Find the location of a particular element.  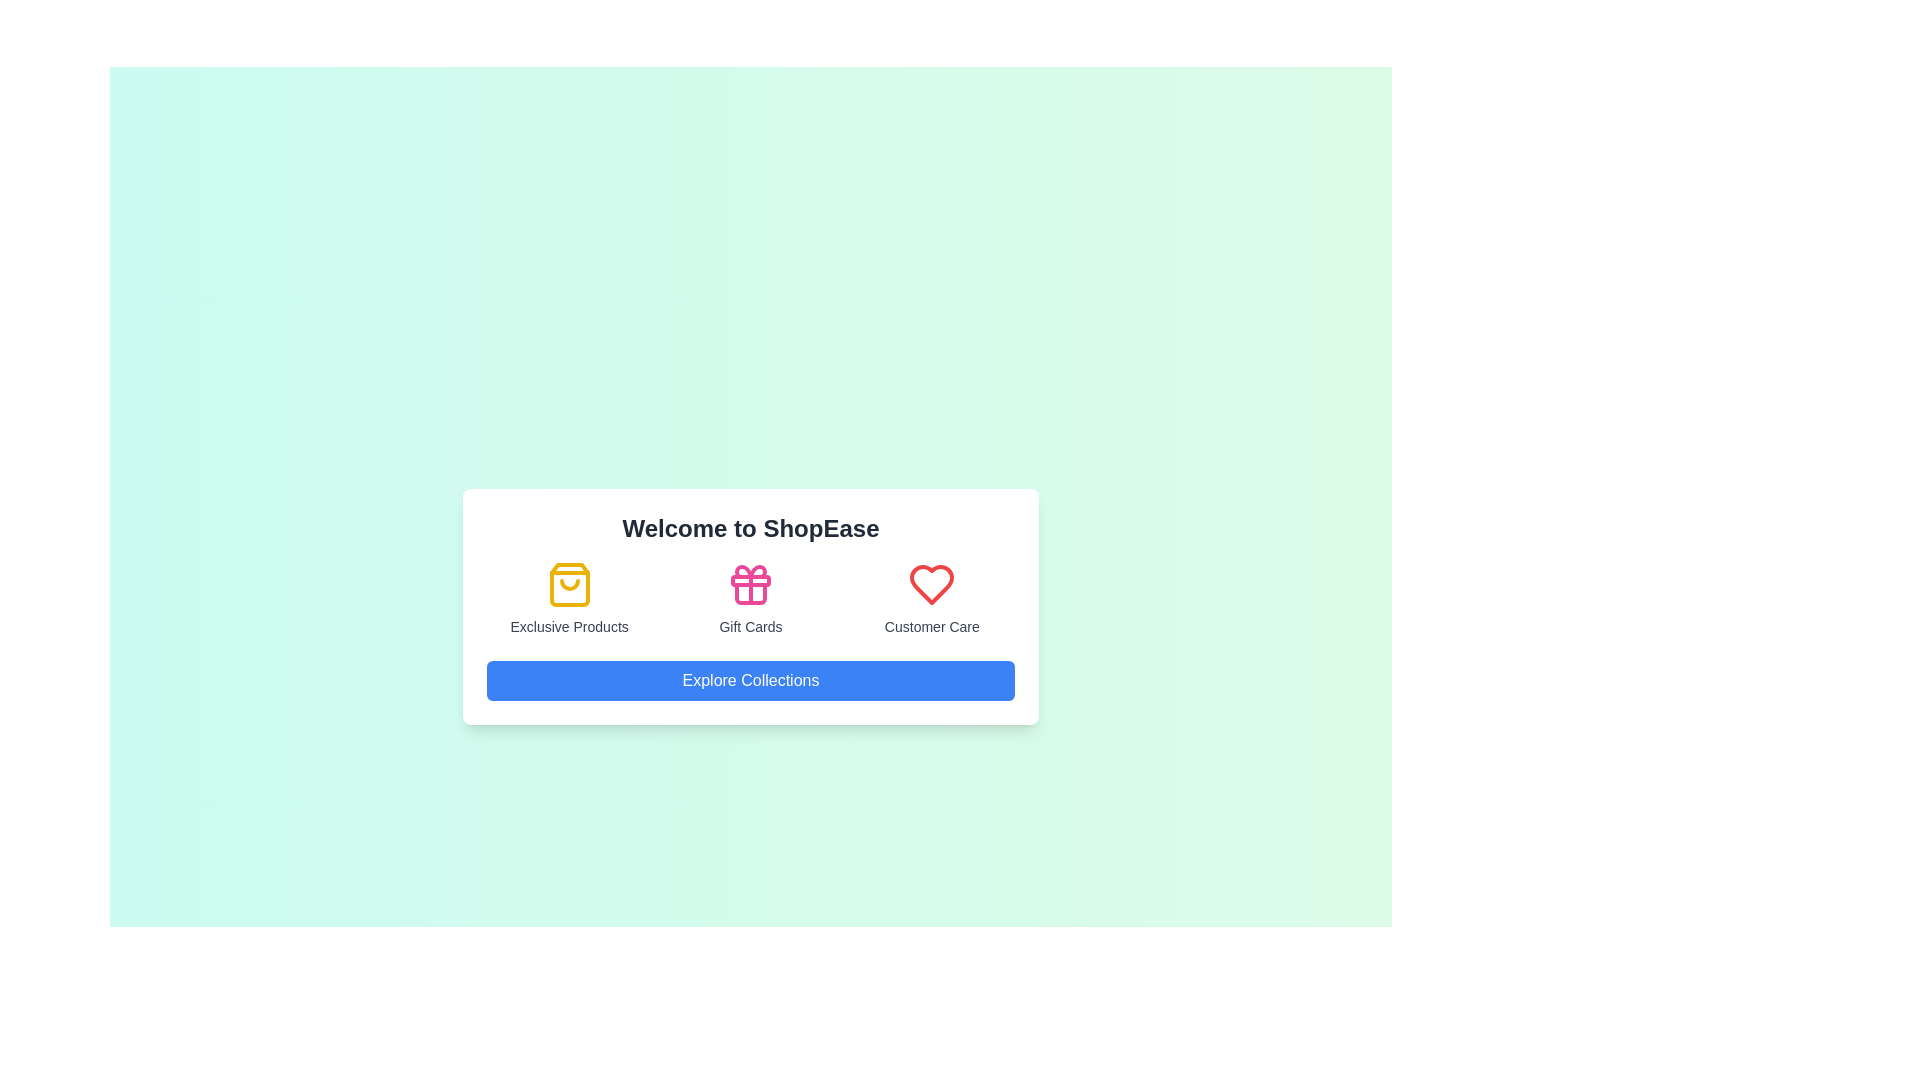

welcoming message displayed in the Text Header at the top of the central card-like structure is located at coordinates (749, 527).